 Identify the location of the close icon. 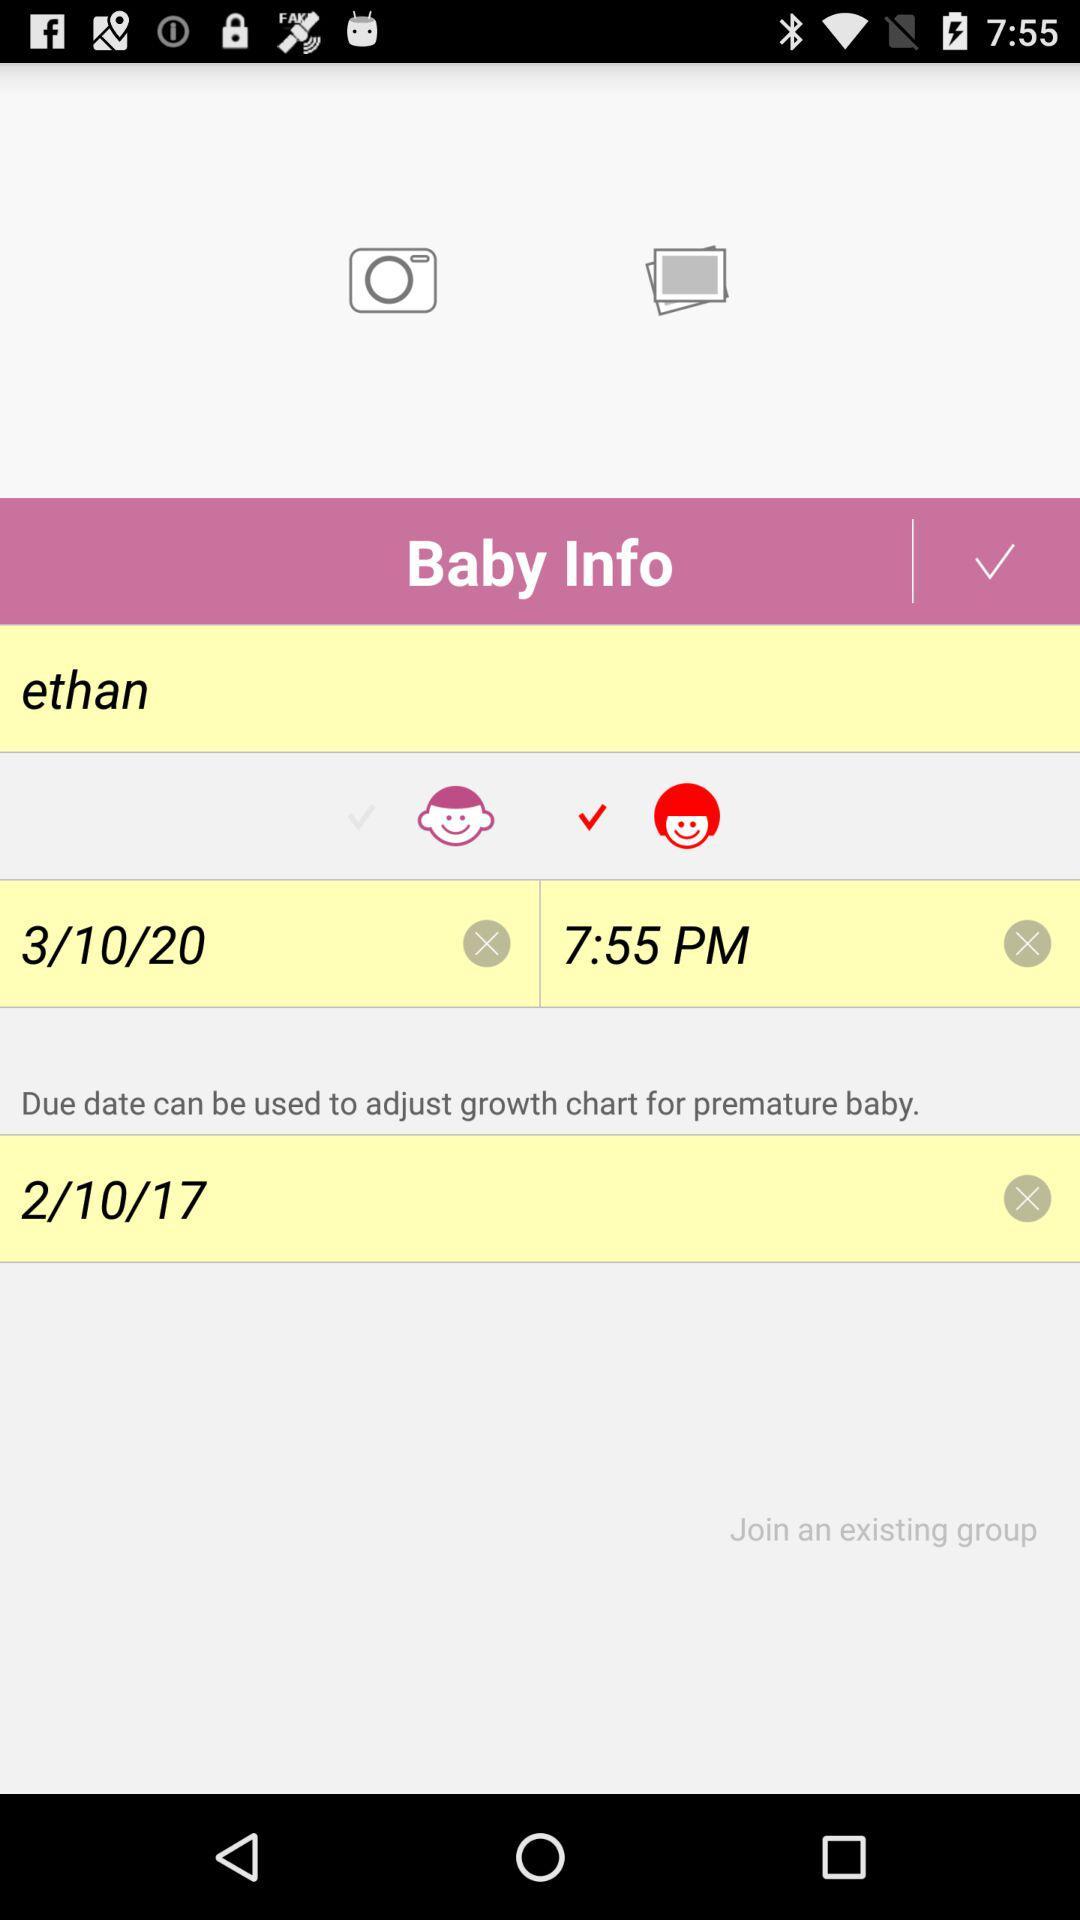
(486, 1009).